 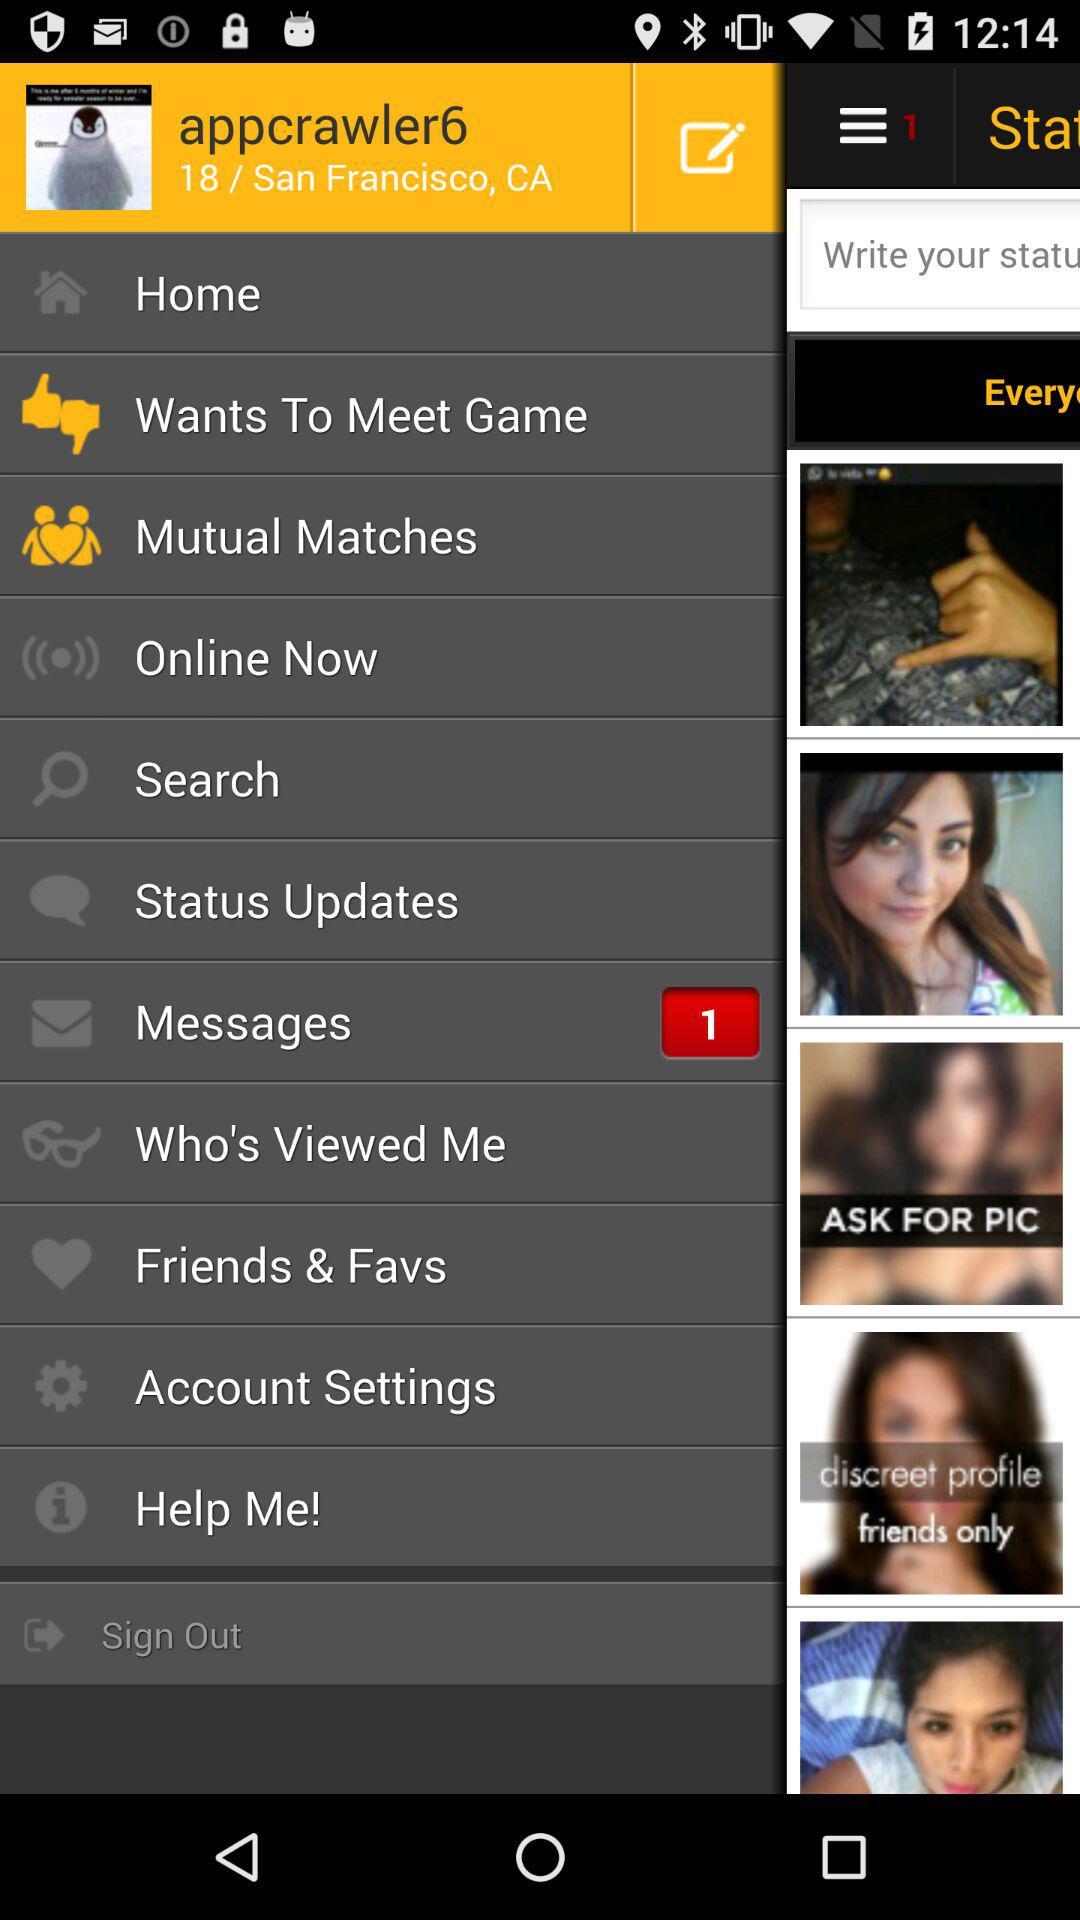 I want to click on the wants to meet, so click(x=393, y=412).